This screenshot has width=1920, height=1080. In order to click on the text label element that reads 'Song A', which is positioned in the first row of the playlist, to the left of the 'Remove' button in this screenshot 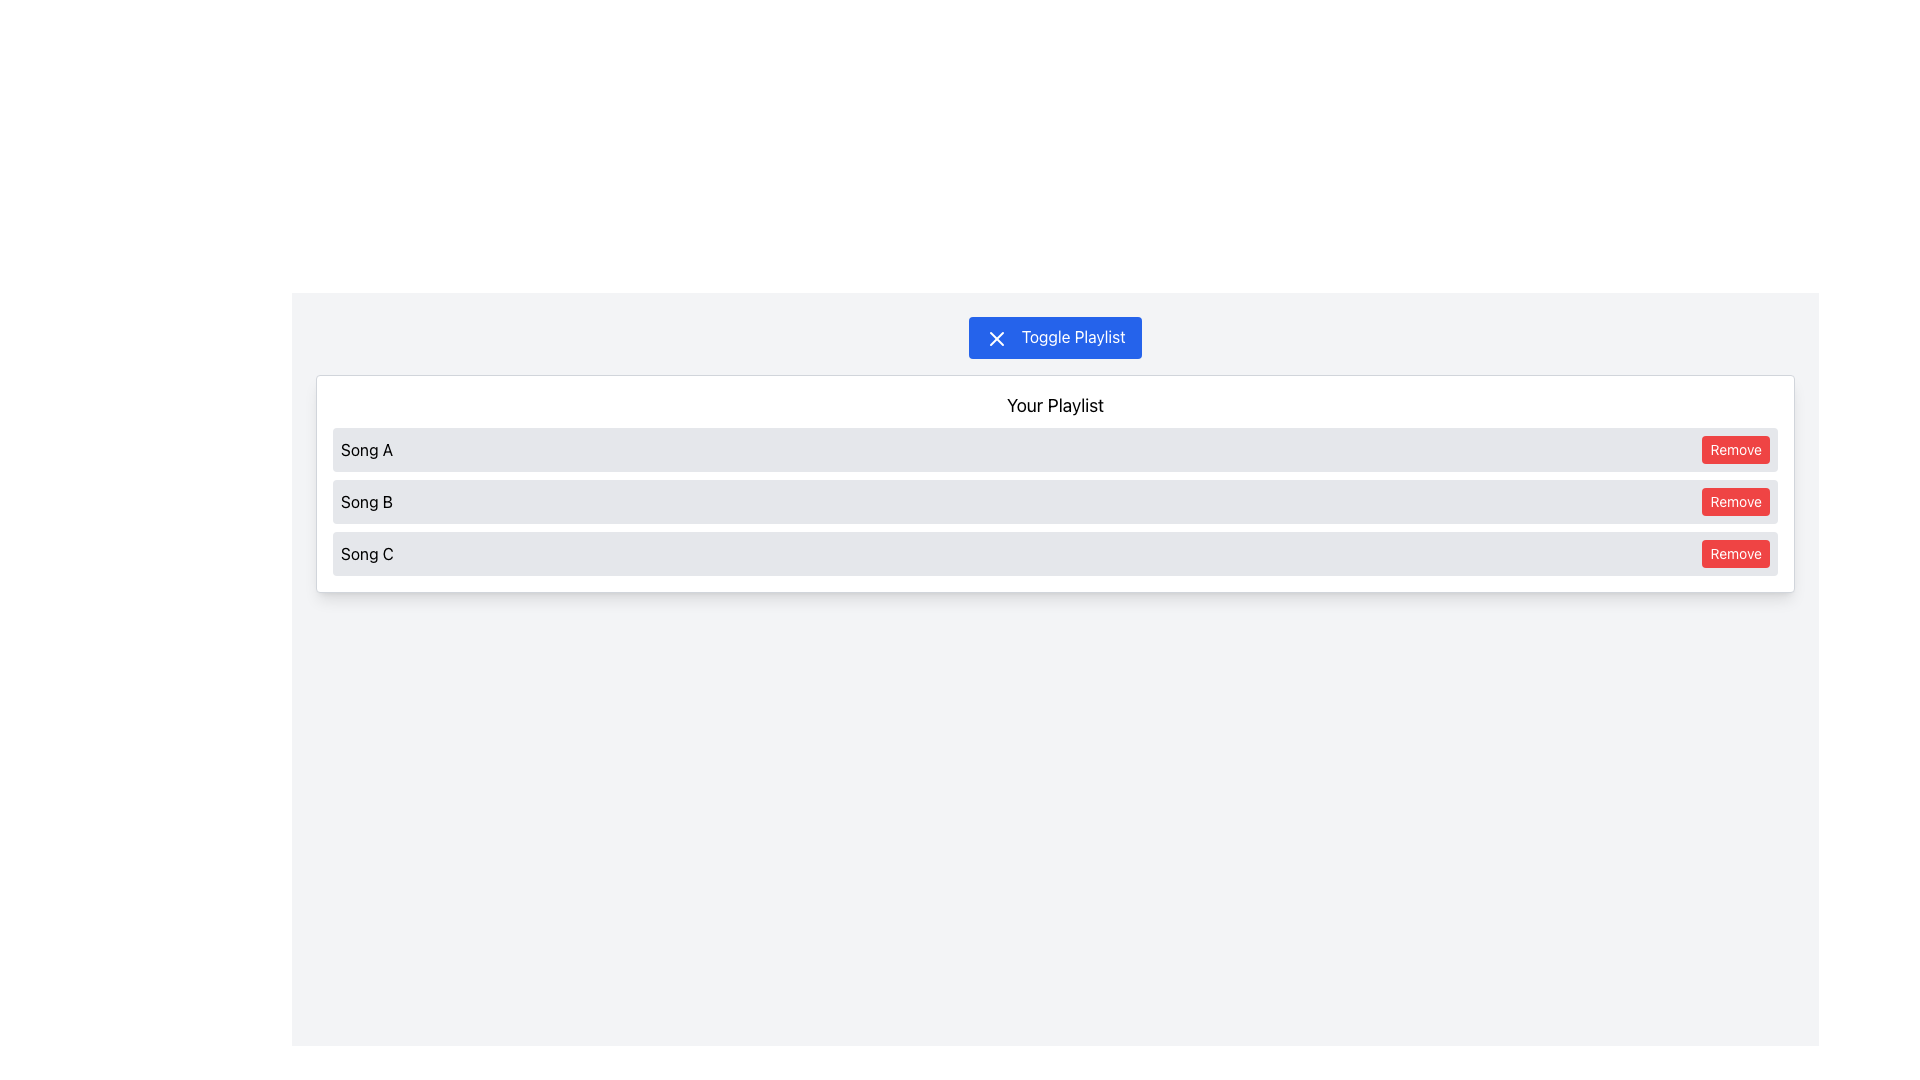, I will do `click(367, 448)`.